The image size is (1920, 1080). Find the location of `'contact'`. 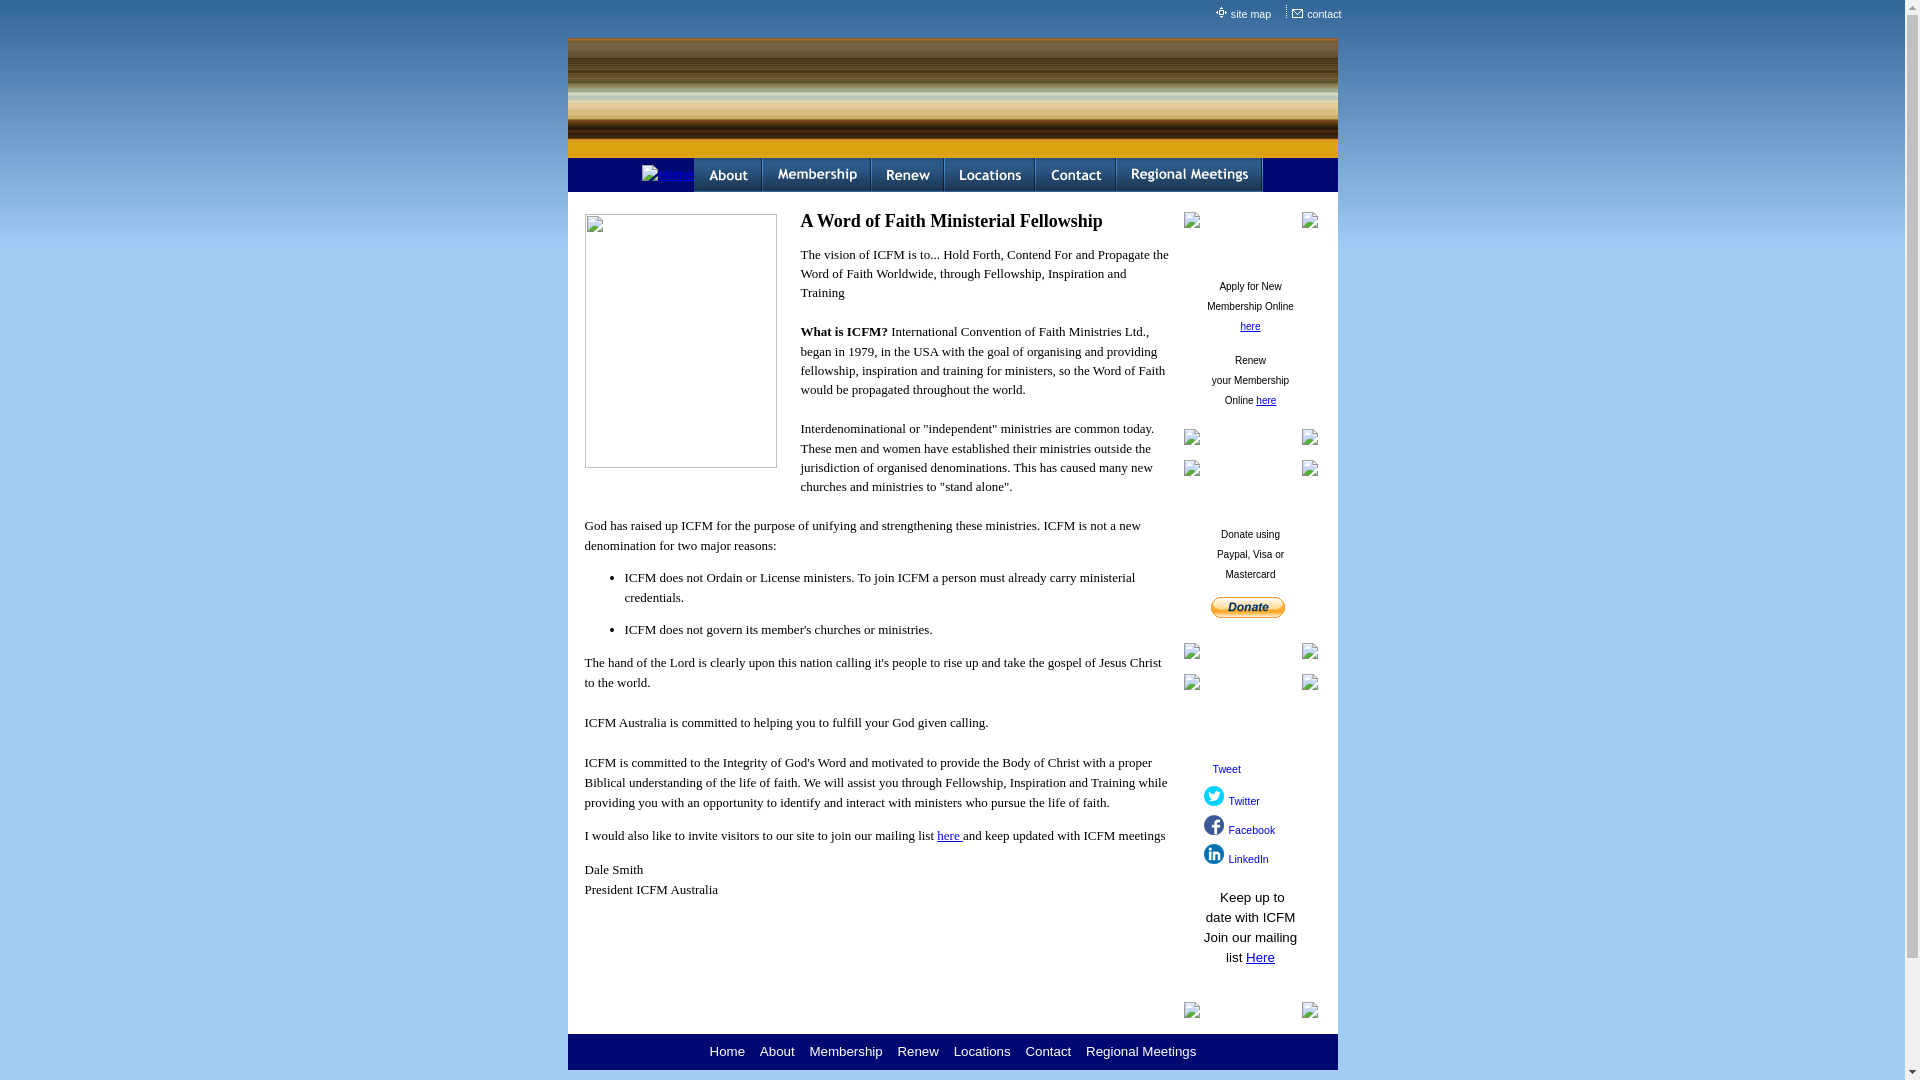

'contact' is located at coordinates (1324, 14).